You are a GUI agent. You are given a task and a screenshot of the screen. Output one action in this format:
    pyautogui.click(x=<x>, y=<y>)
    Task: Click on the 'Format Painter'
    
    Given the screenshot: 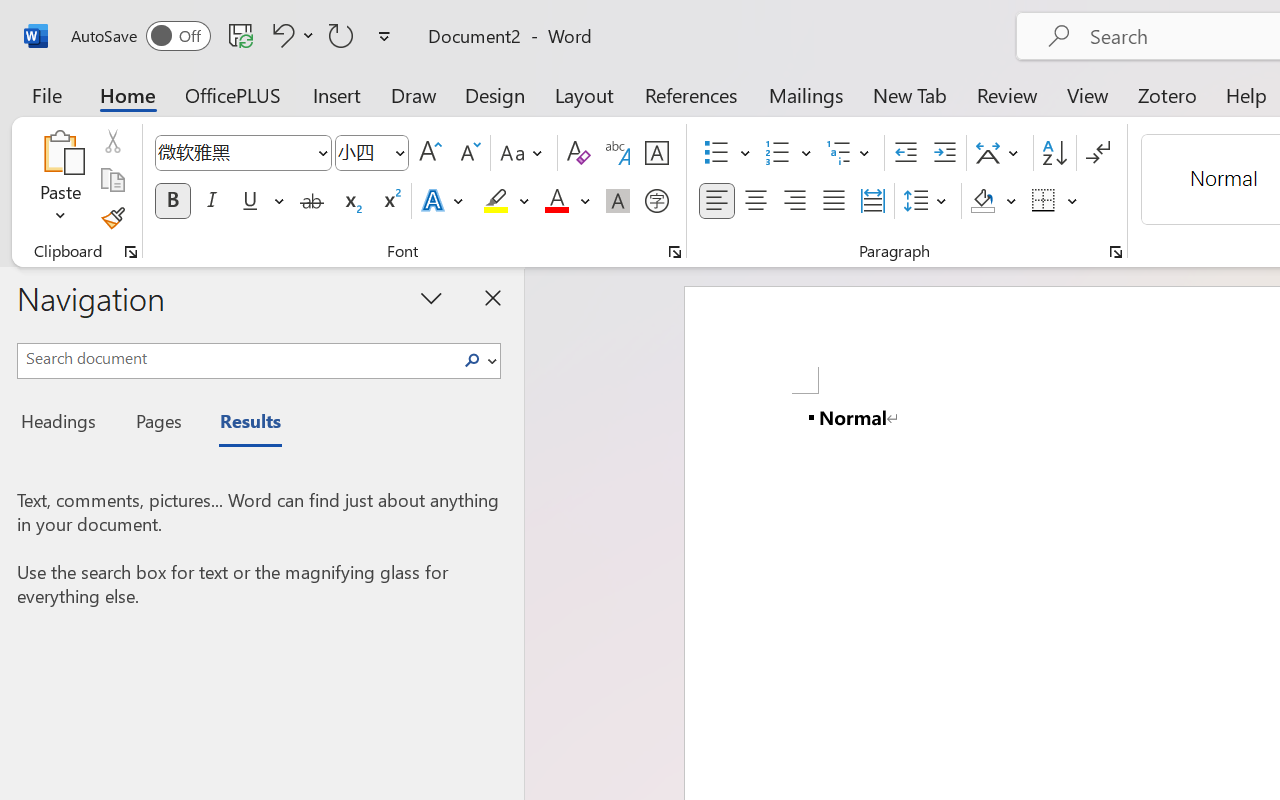 What is the action you would take?
    pyautogui.click(x=111, y=218)
    